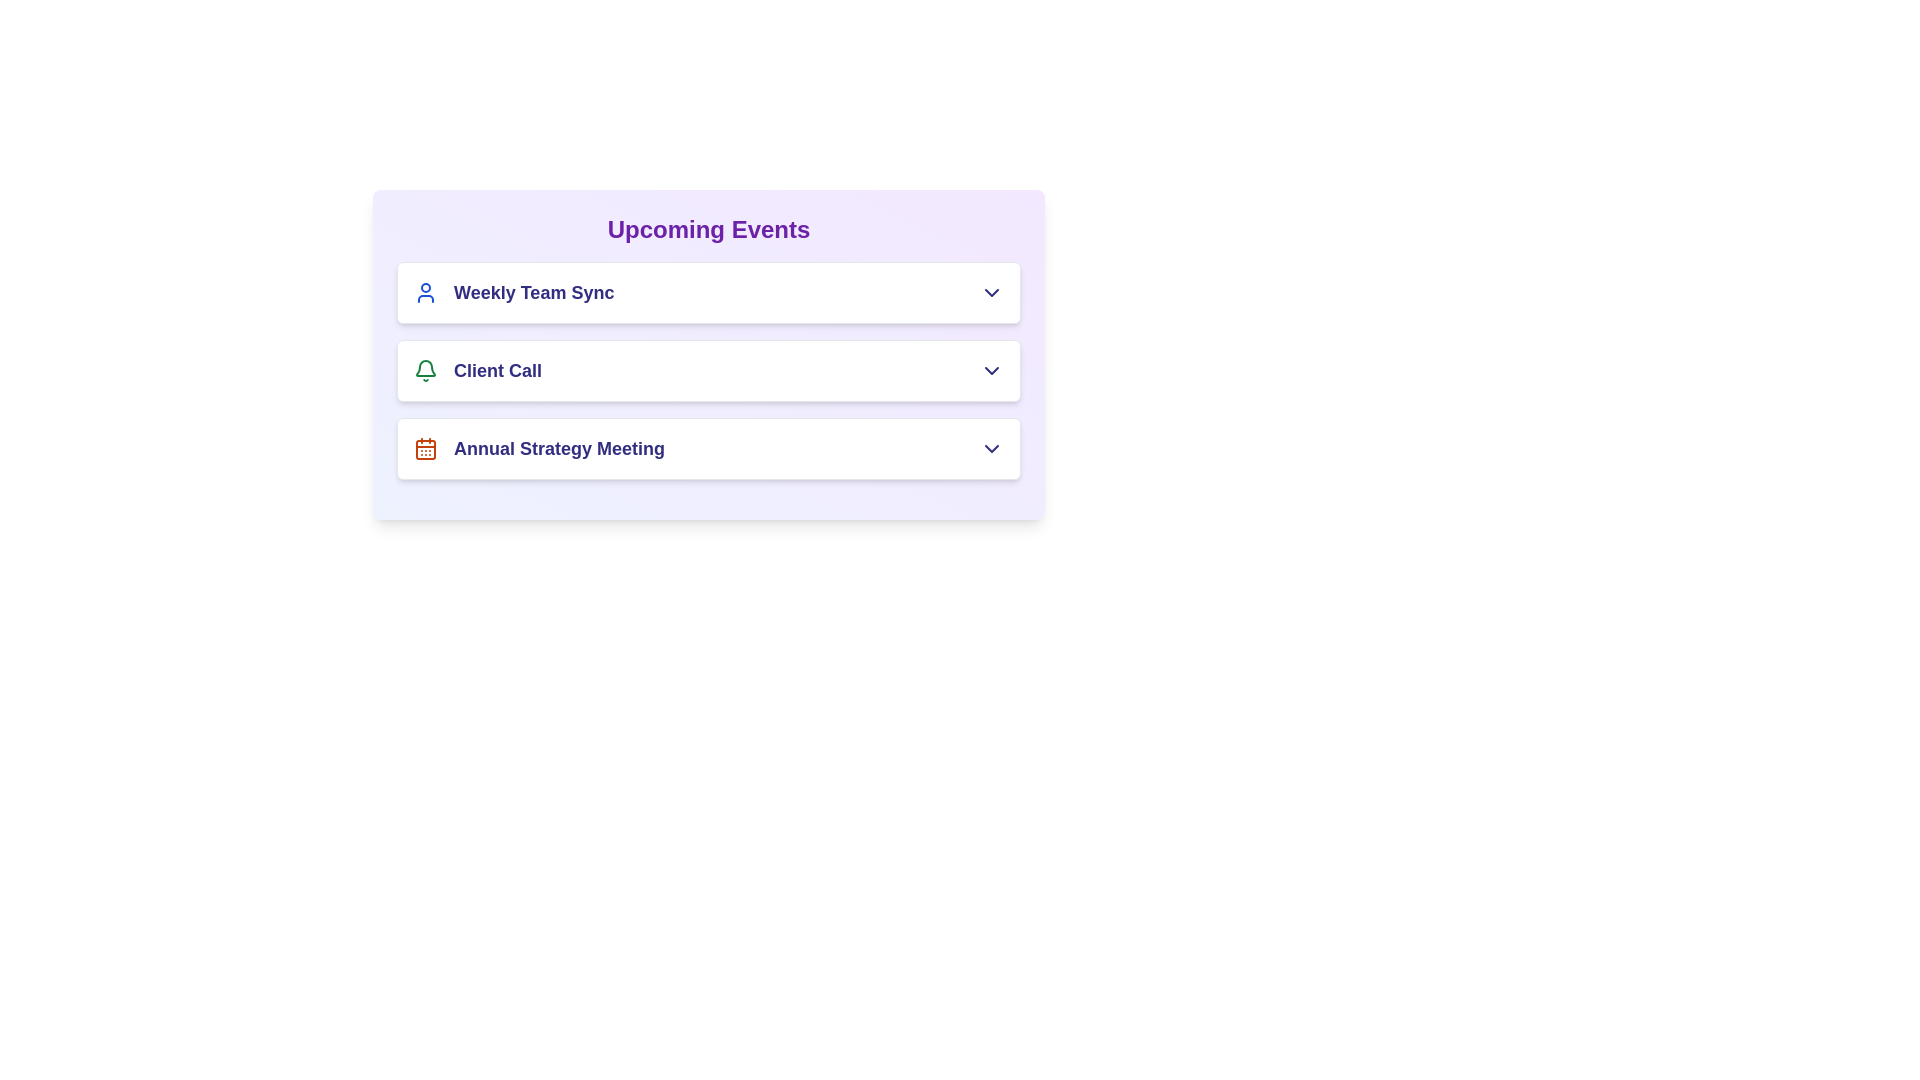 This screenshot has width=1920, height=1080. What do you see at coordinates (709, 370) in the screenshot?
I see `the interactive list item displaying 'Client Call'` at bounding box center [709, 370].